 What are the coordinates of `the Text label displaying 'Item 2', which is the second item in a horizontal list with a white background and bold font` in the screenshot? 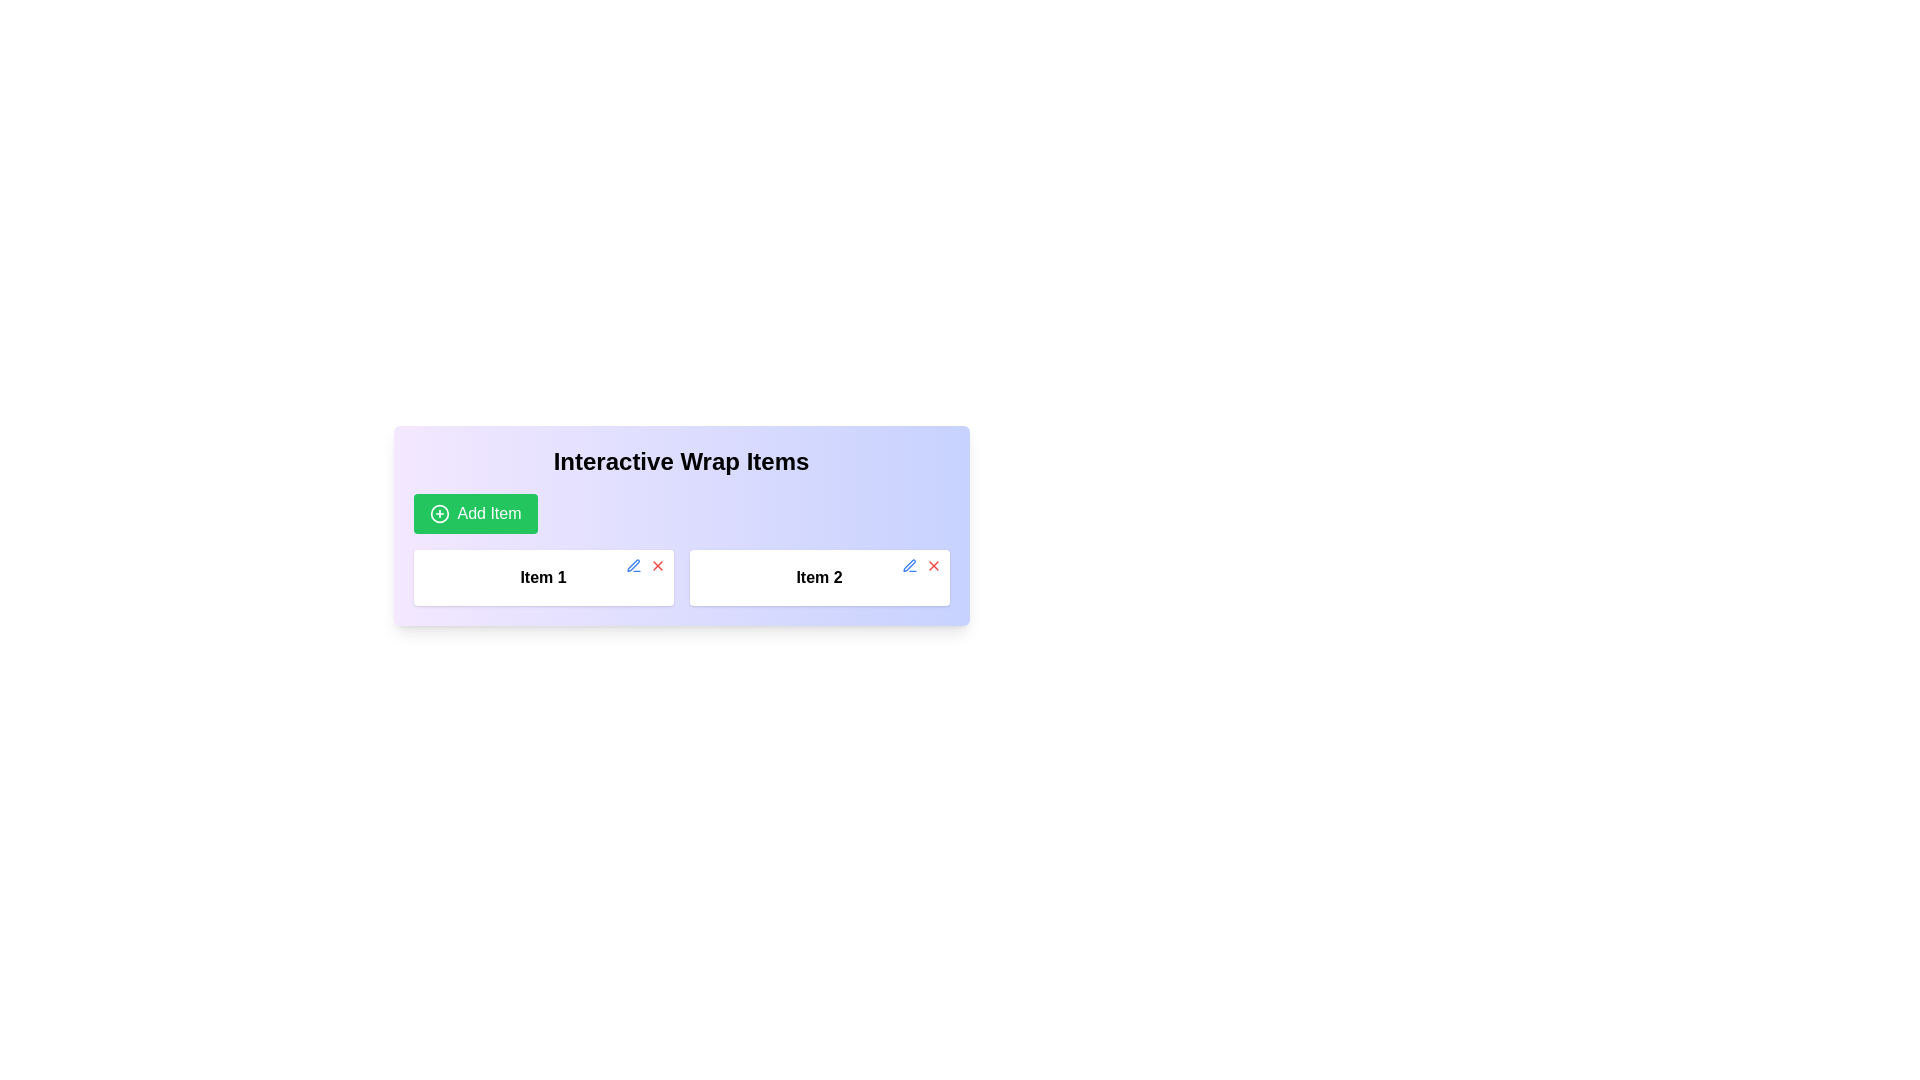 It's located at (819, 578).